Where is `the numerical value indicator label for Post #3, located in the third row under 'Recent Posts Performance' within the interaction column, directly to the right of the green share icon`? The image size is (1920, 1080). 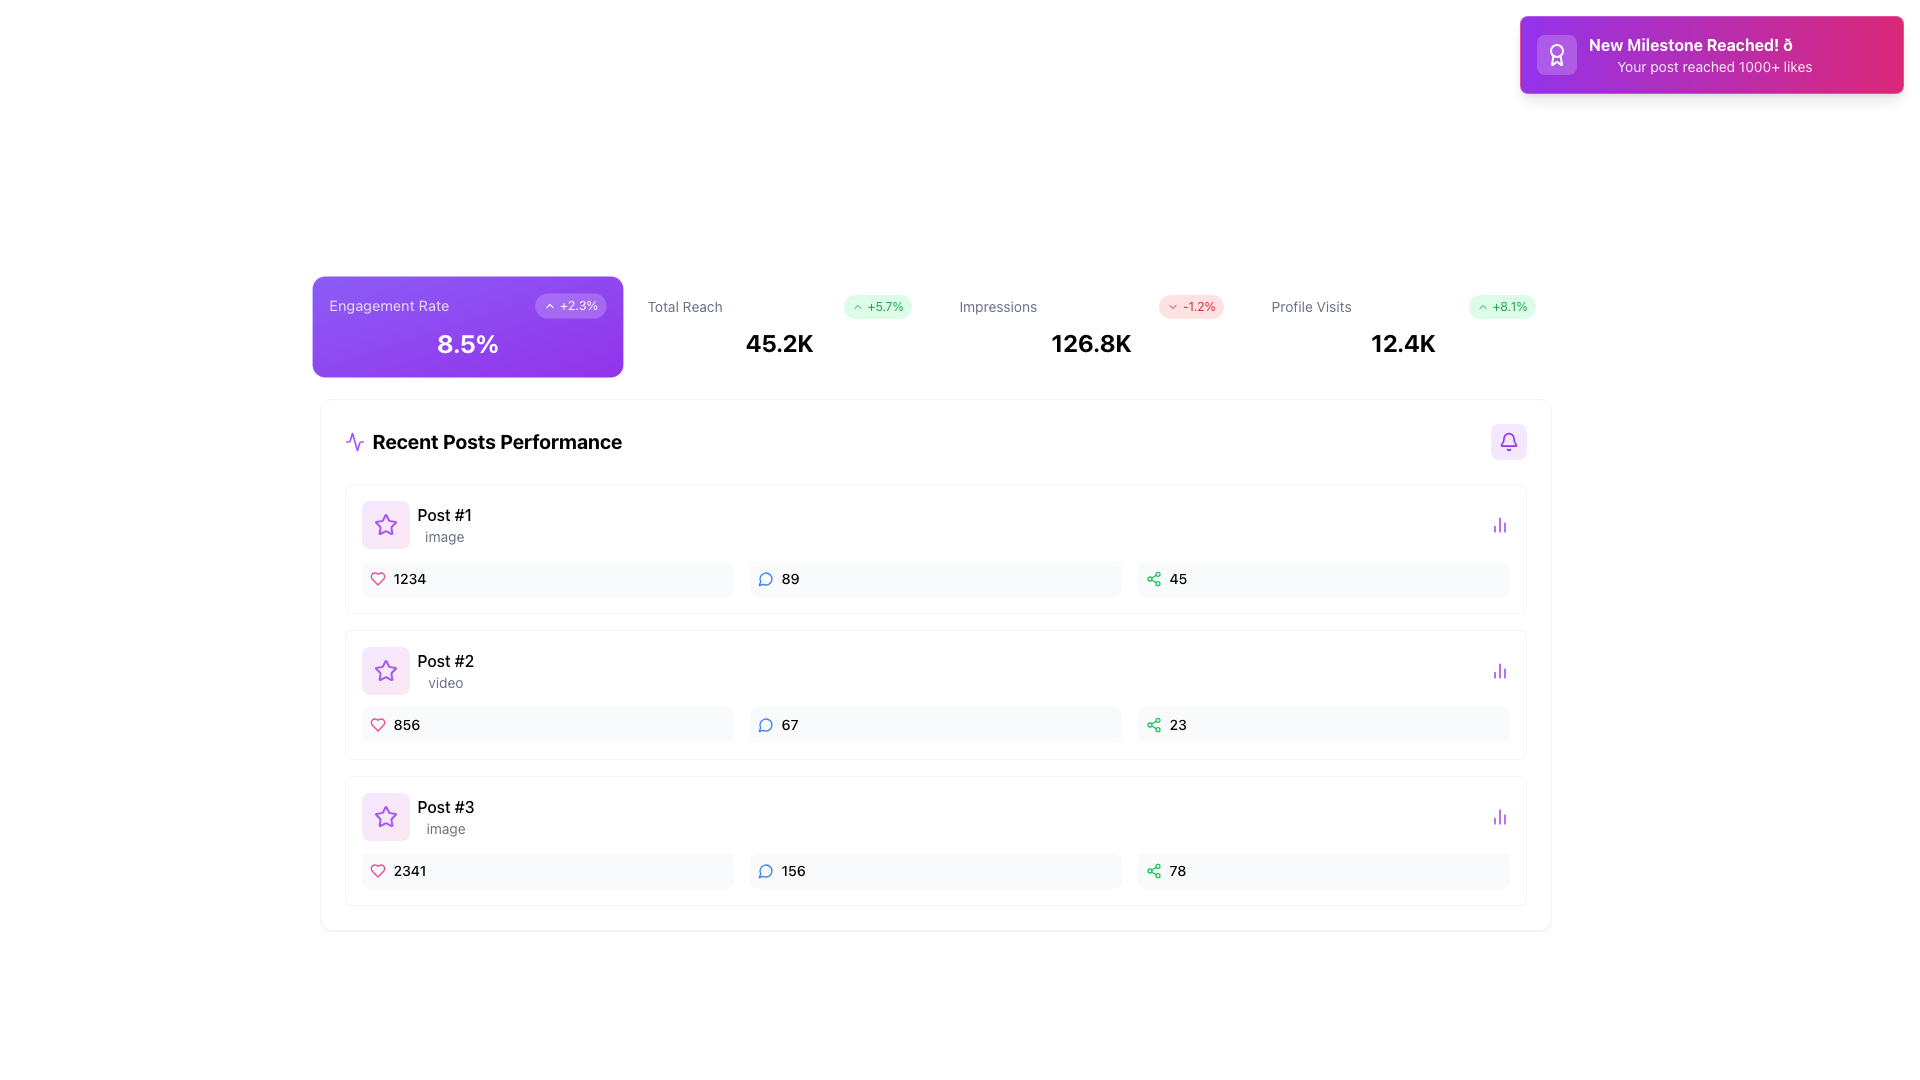 the numerical value indicator label for Post #3, located in the third row under 'Recent Posts Performance' within the interaction column, directly to the right of the green share icon is located at coordinates (1177, 870).